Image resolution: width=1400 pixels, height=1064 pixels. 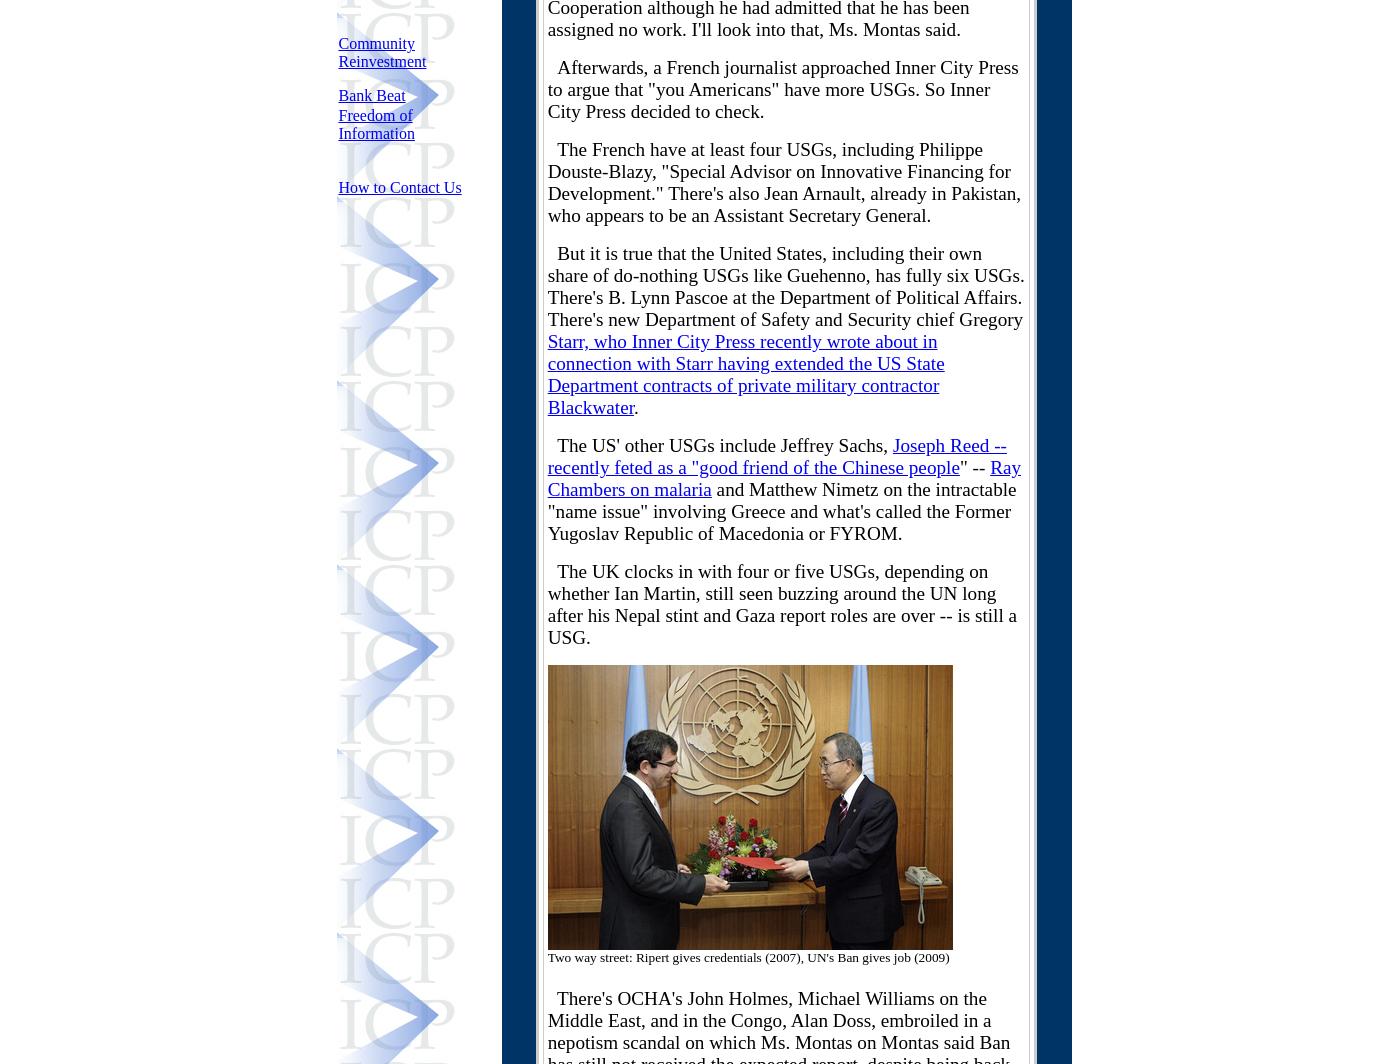 I want to click on 'The
UK clocks in with four or five USGs, depending on whether Ian Martin,
still seen buzzing around the UN long after his Nepal stint and Gaza
report roles are over -- is still a USG.', so click(x=782, y=604).